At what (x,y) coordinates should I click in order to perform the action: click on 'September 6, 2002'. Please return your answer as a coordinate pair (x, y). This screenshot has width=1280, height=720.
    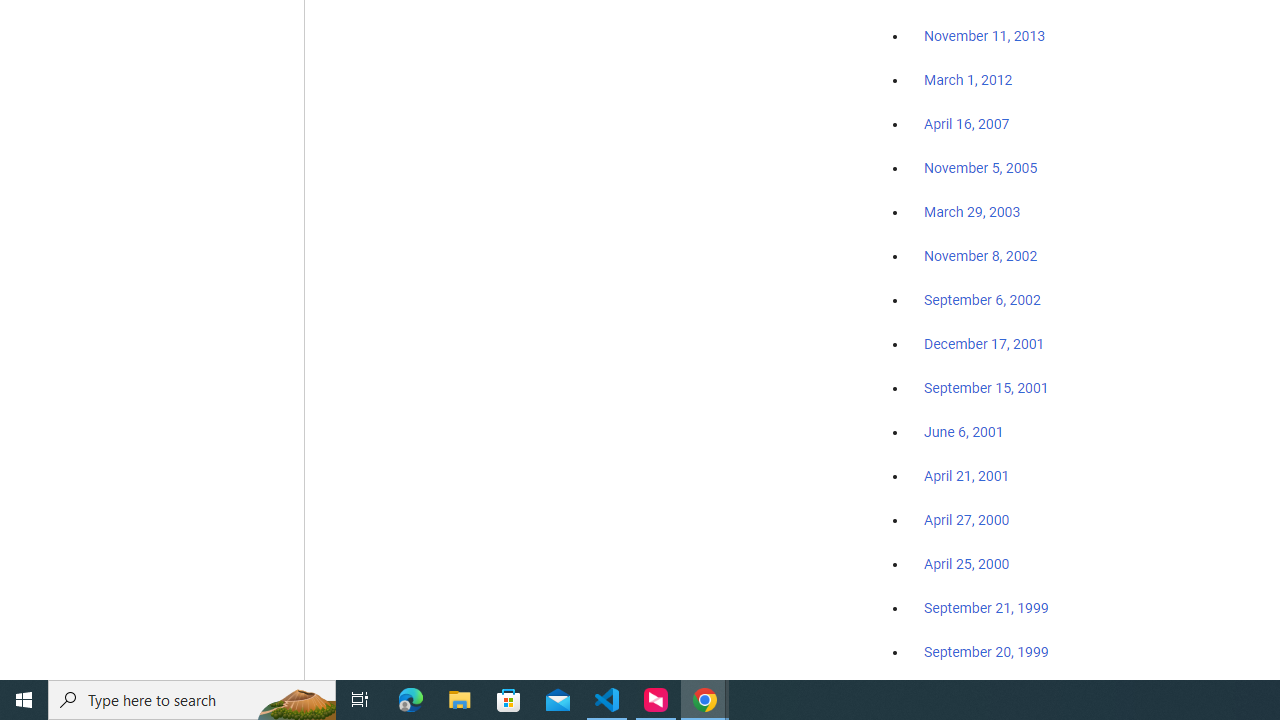
    Looking at the image, I should click on (982, 299).